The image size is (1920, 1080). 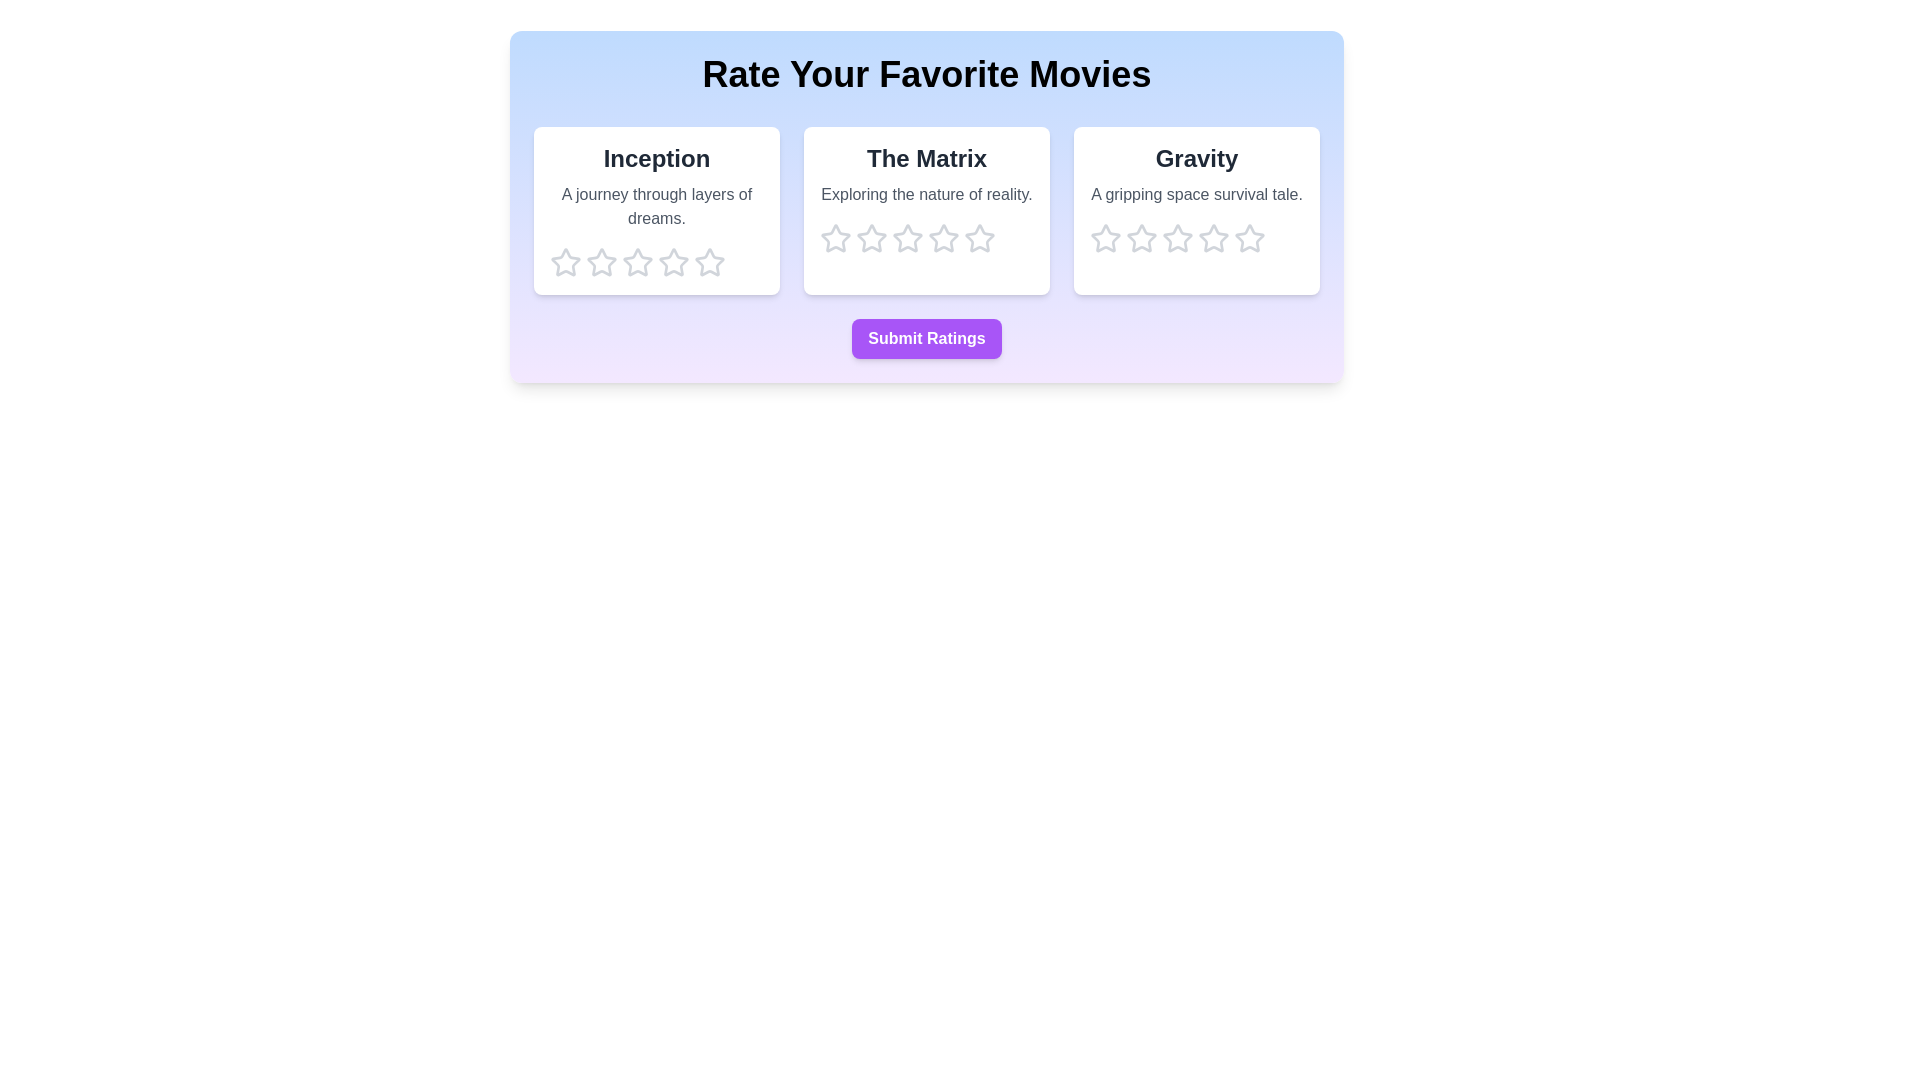 What do you see at coordinates (925, 338) in the screenshot?
I see `the 'Submit Ratings' button to finalize the ratings` at bounding box center [925, 338].